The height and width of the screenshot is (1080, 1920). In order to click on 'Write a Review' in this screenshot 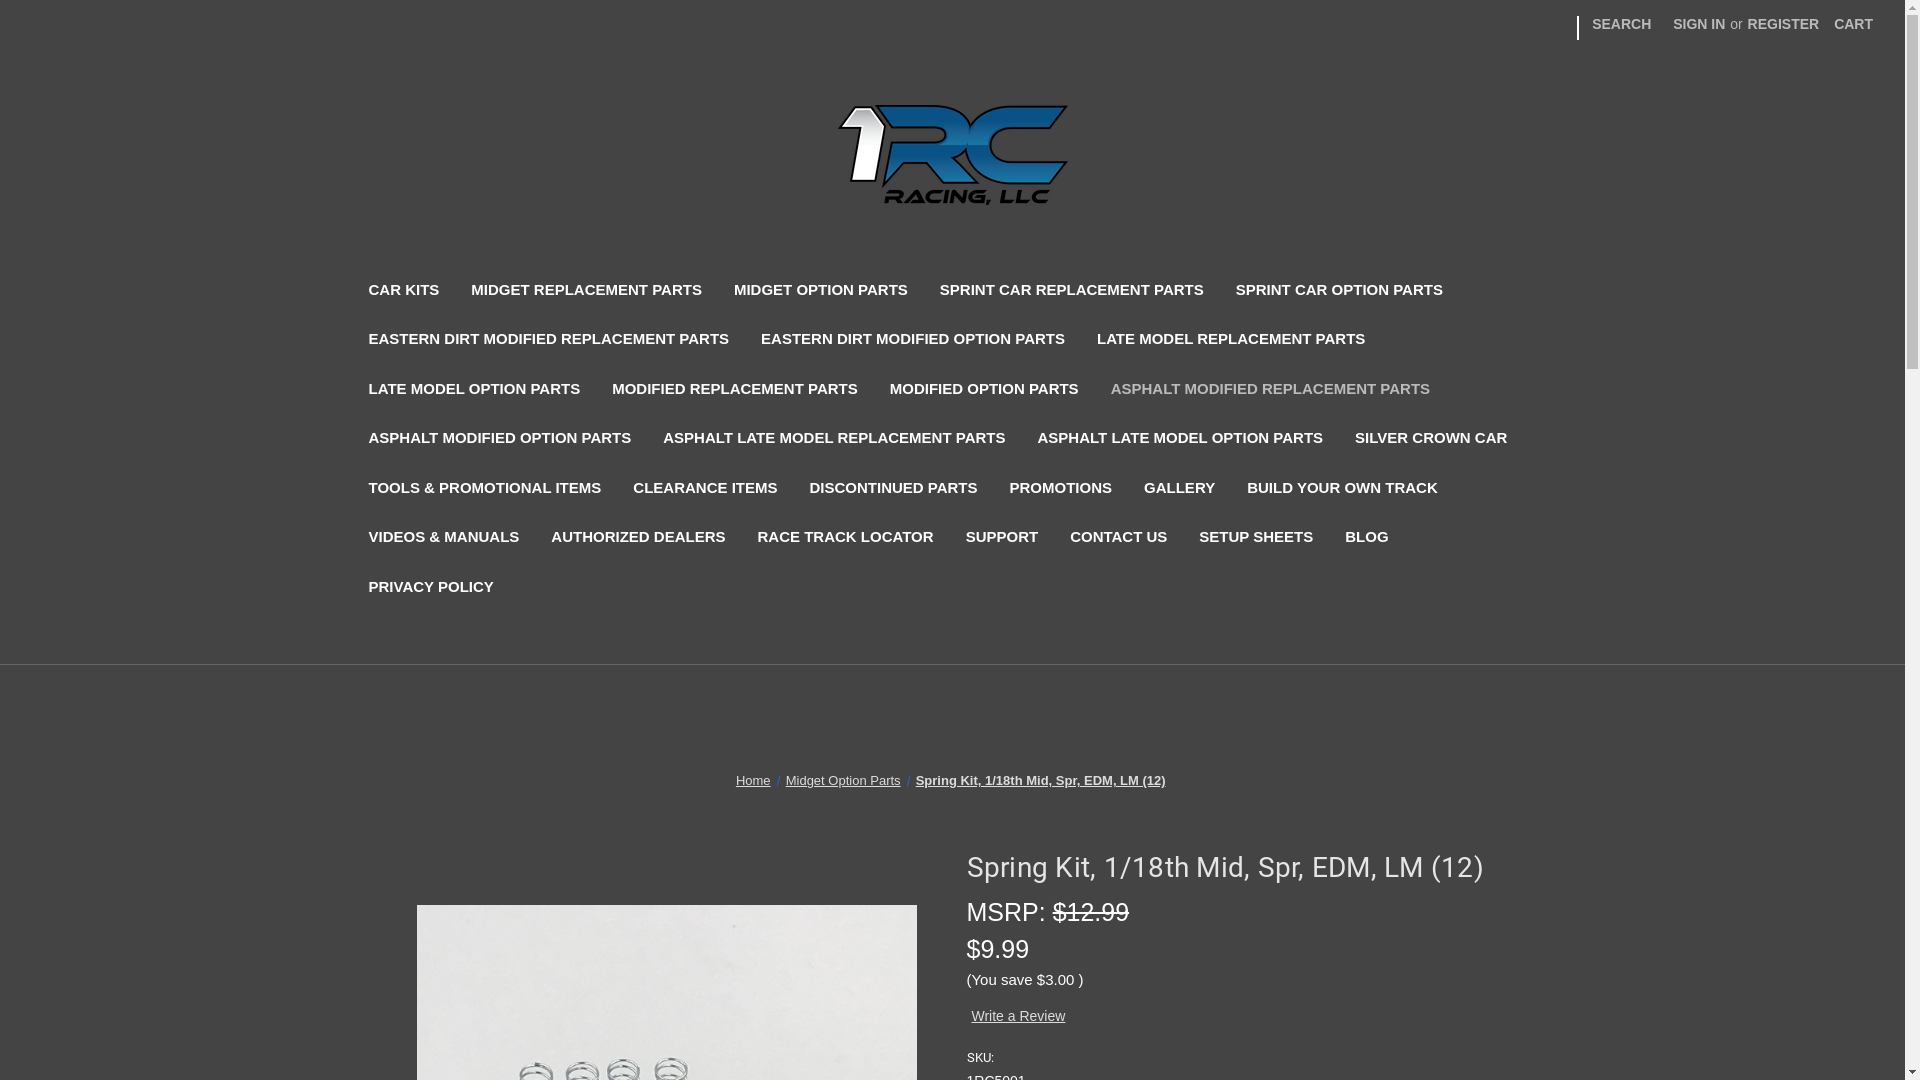, I will do `click(970, 1016)`.